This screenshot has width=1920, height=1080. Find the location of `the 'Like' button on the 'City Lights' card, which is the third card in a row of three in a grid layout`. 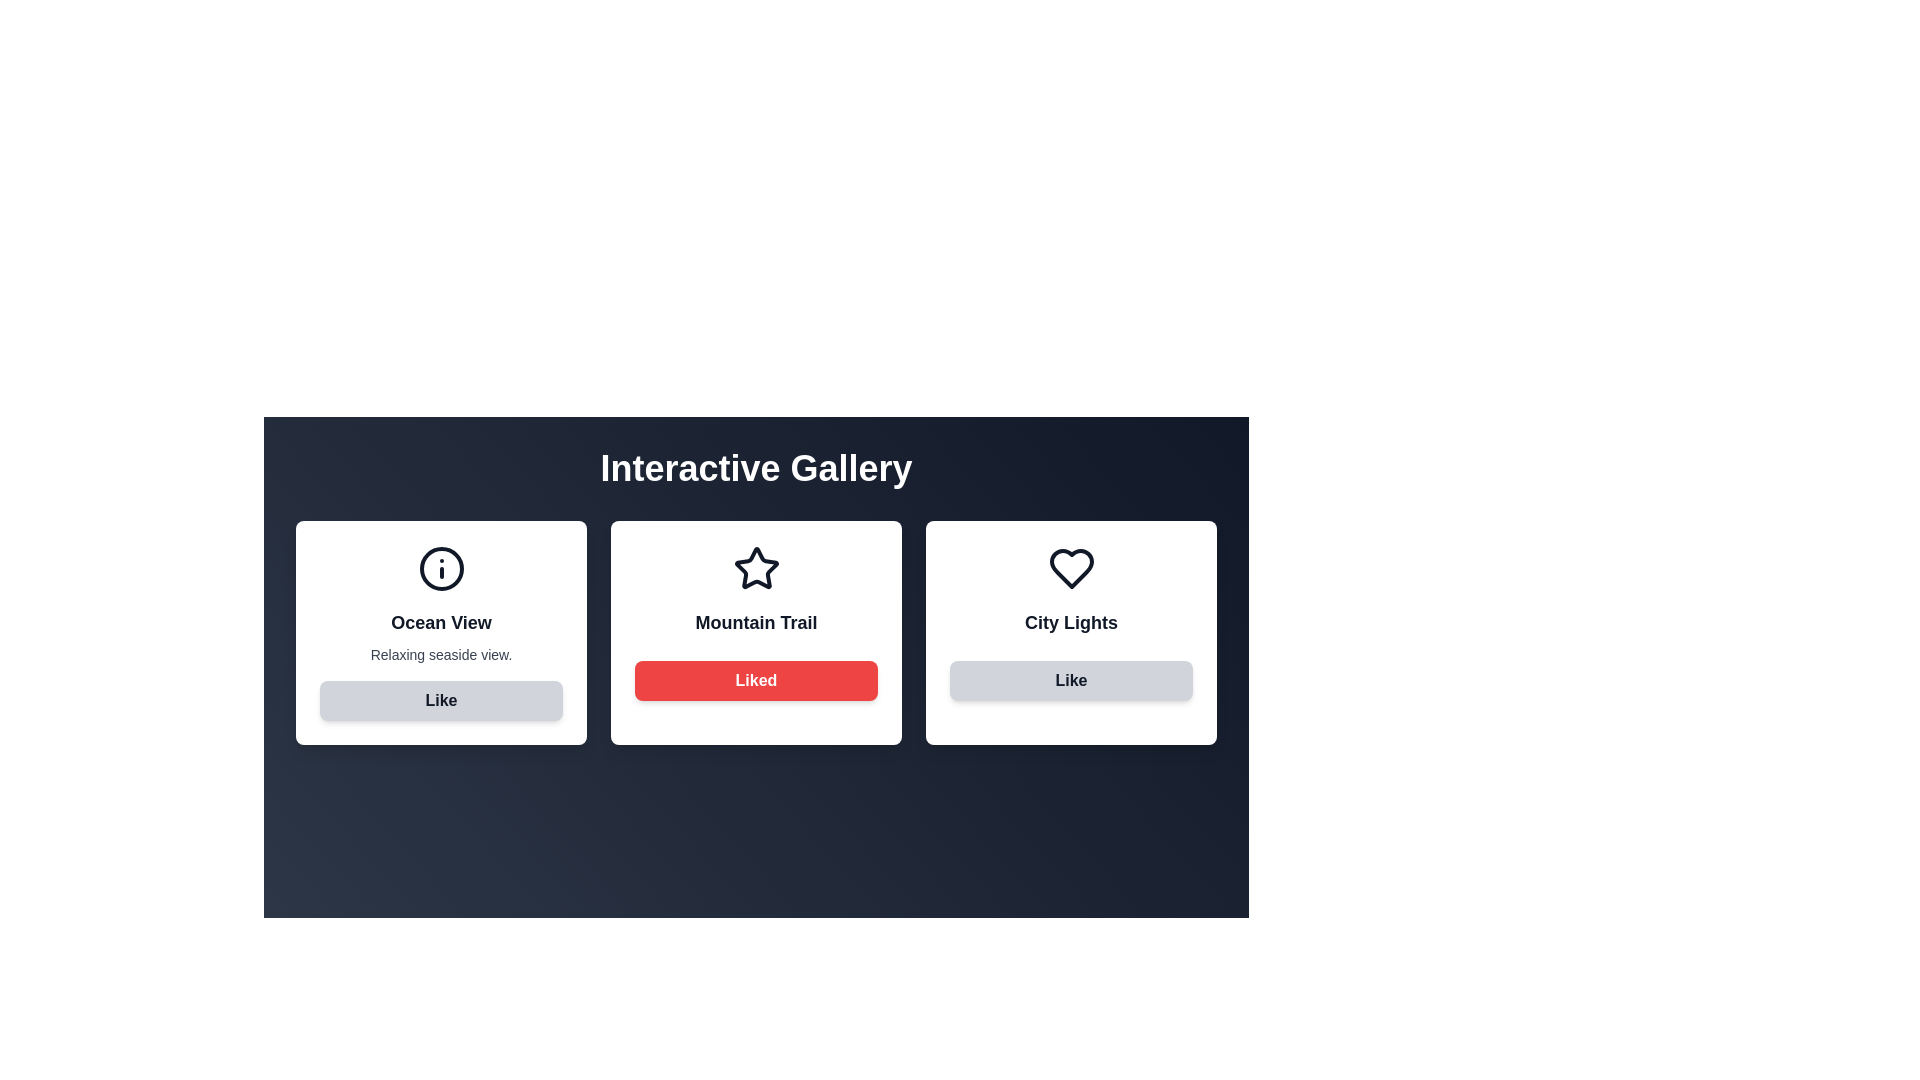

the 'Like' button on the 'City Lights' card, which is the third card in a row of three in a grid layout is located at coordinates (1070, 632).